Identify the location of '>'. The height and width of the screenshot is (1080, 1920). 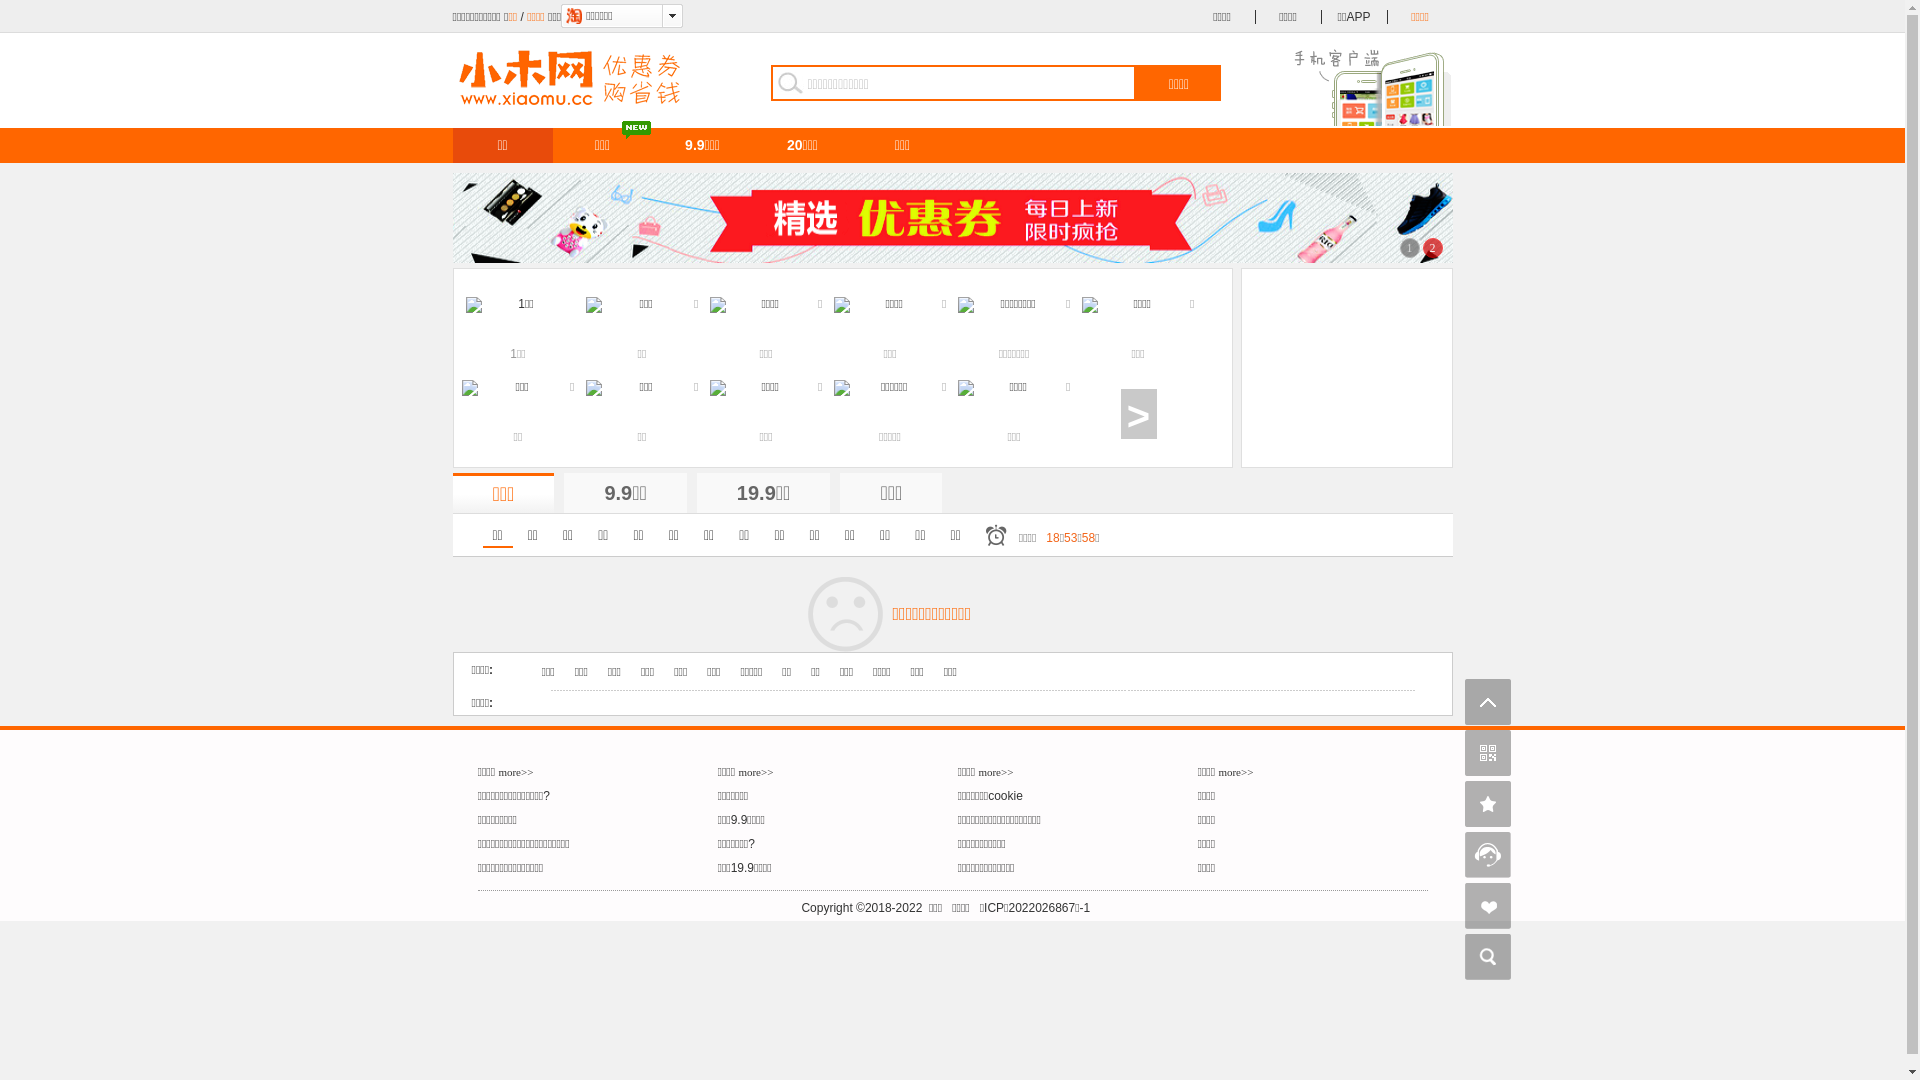
(1137, 412).